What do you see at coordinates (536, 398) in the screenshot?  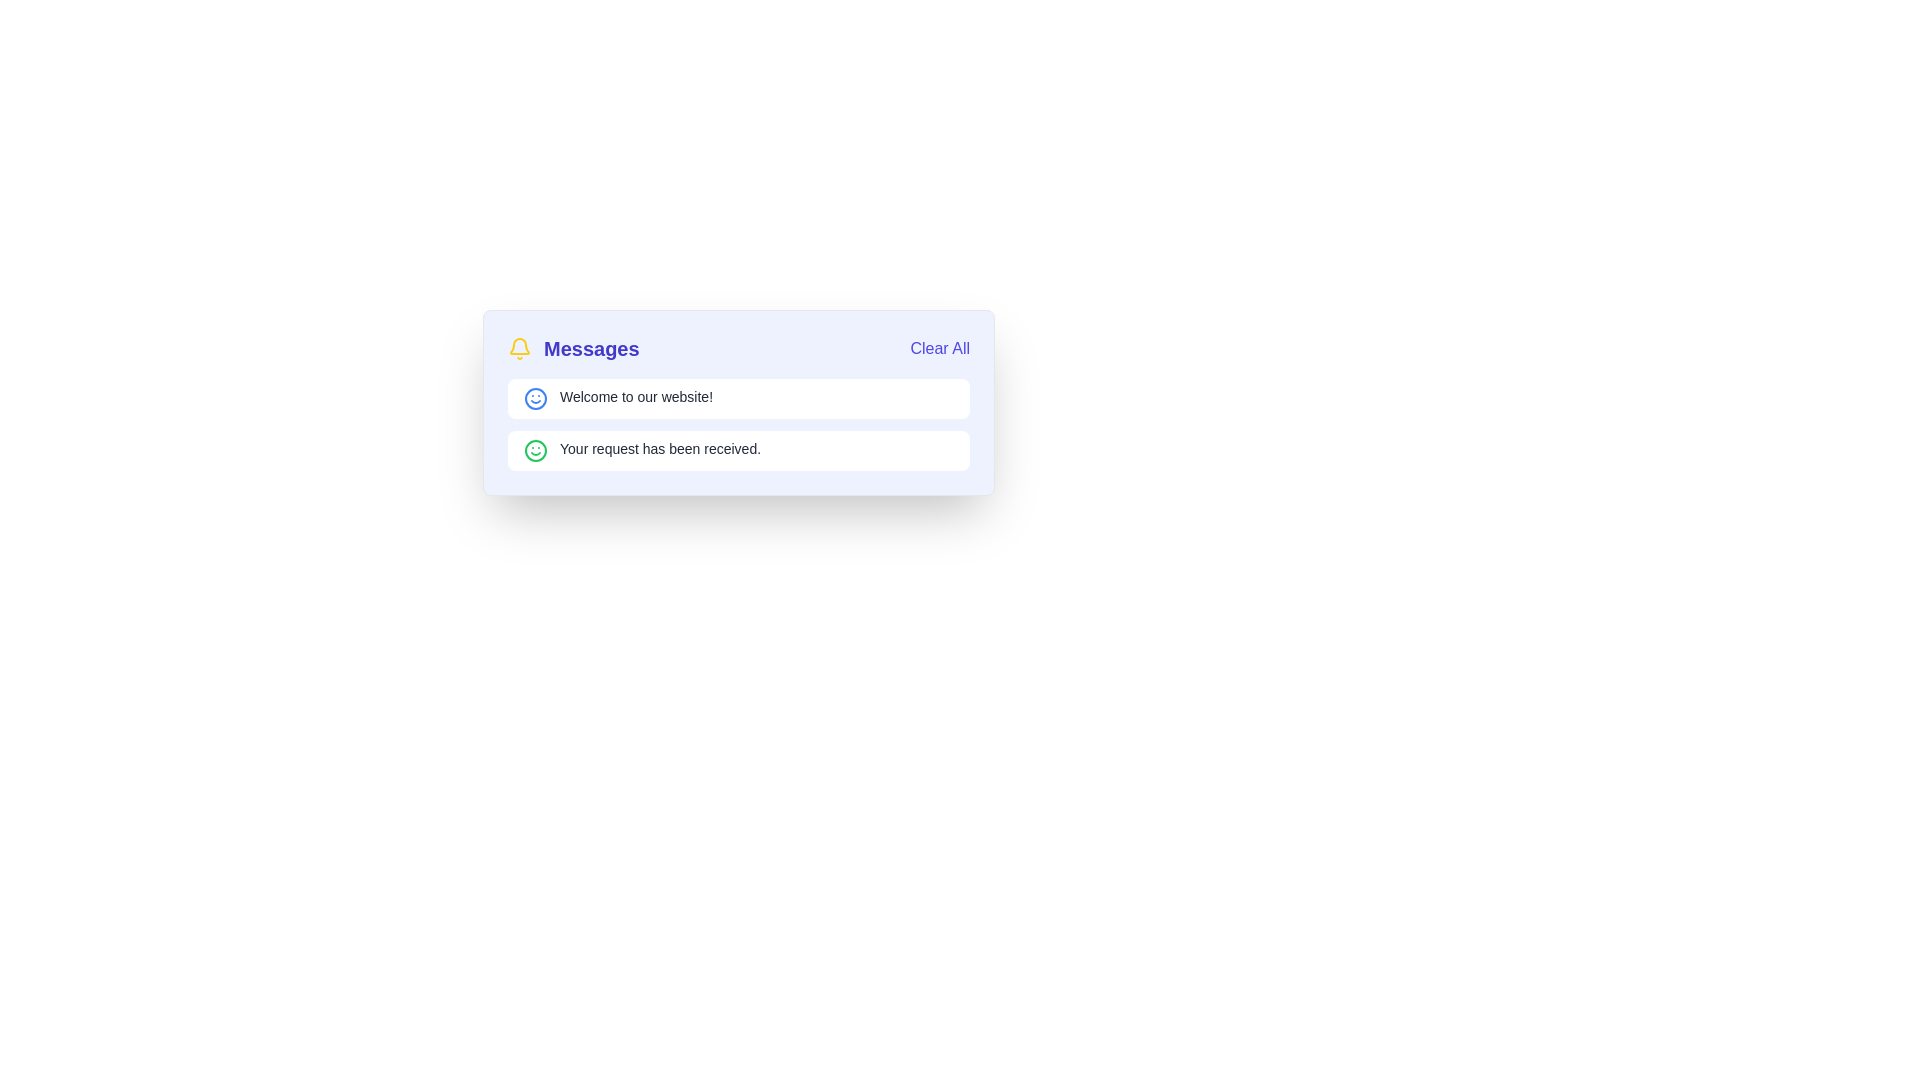 I see `the blue SVG icon with a circular outline and two dots for eyes, located to the left of the text 'Welcome to our website!' within the notification card` at bounding box center [536, 398].